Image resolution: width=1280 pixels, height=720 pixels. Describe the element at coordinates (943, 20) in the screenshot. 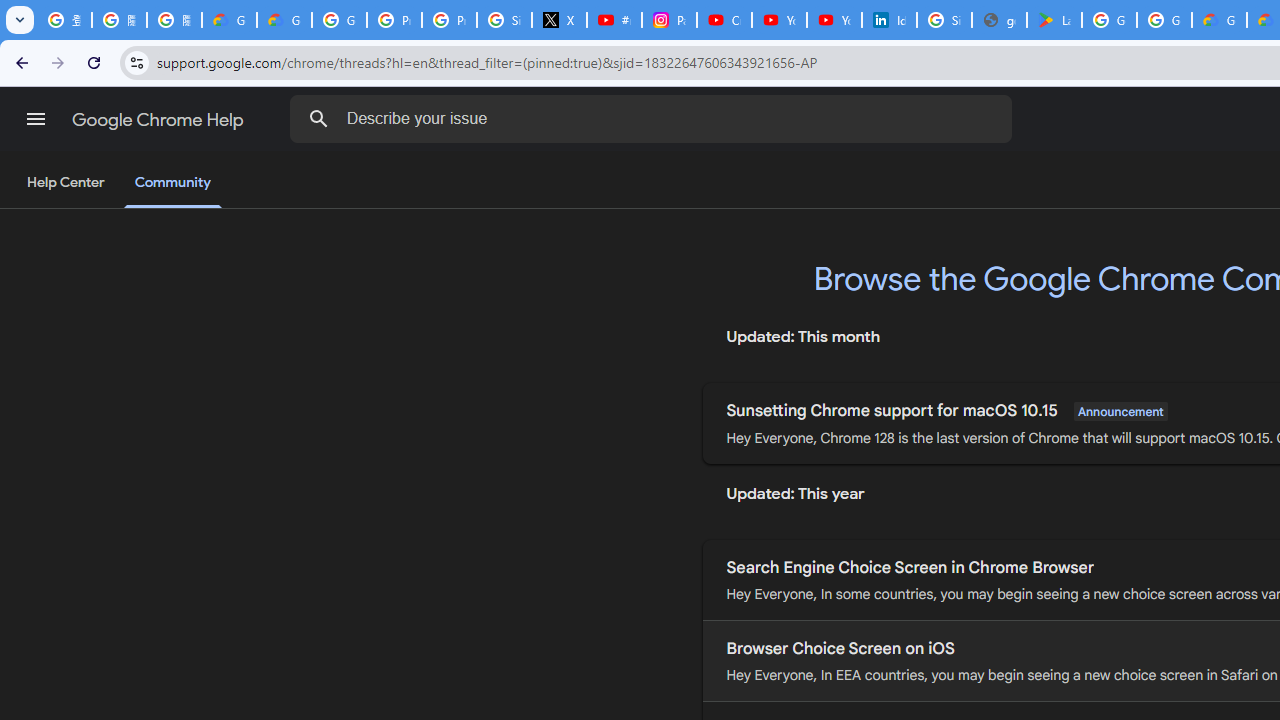

I see `'Sign in - Google Accounts'` at that location.